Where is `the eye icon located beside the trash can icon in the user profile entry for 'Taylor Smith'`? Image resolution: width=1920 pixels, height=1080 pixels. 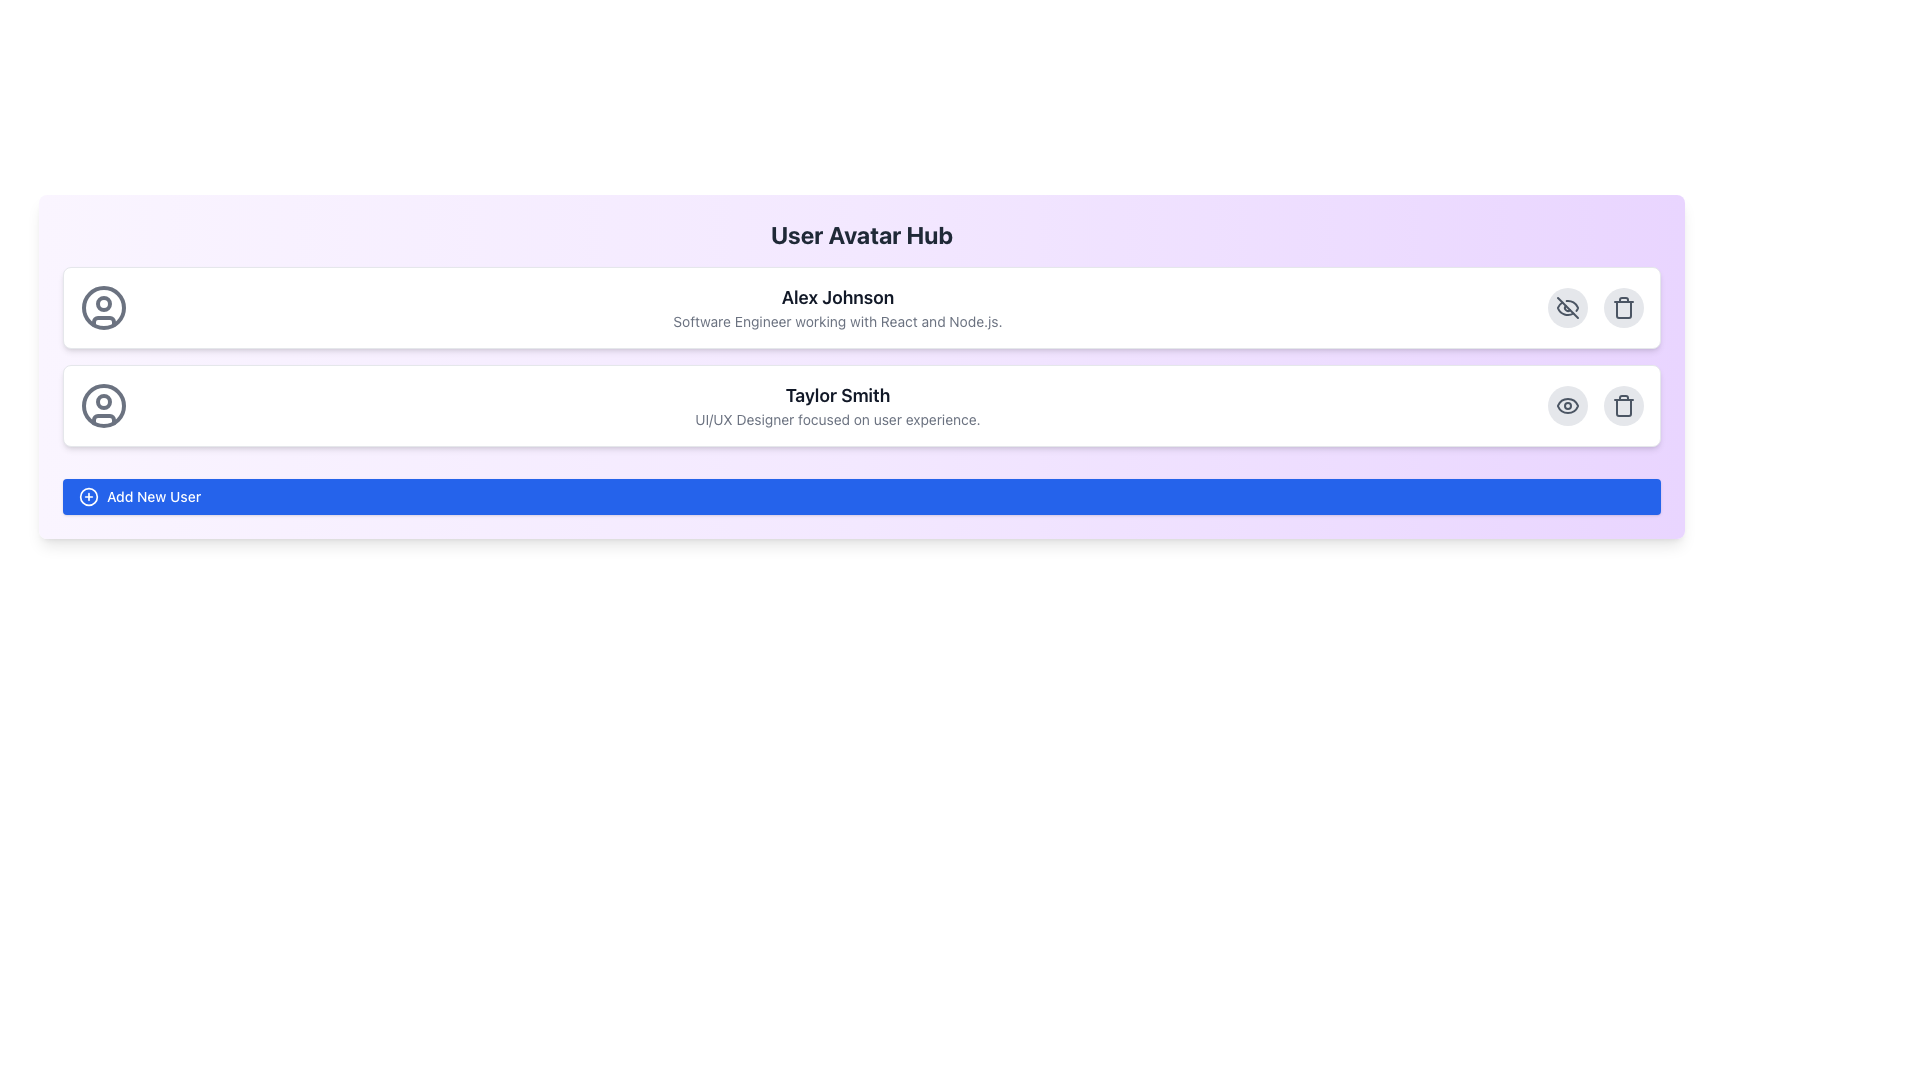
the eye icon located beside the trash can icon in the user profile entry for 'Taylor Smith' is located at coordinates (1567, 405).